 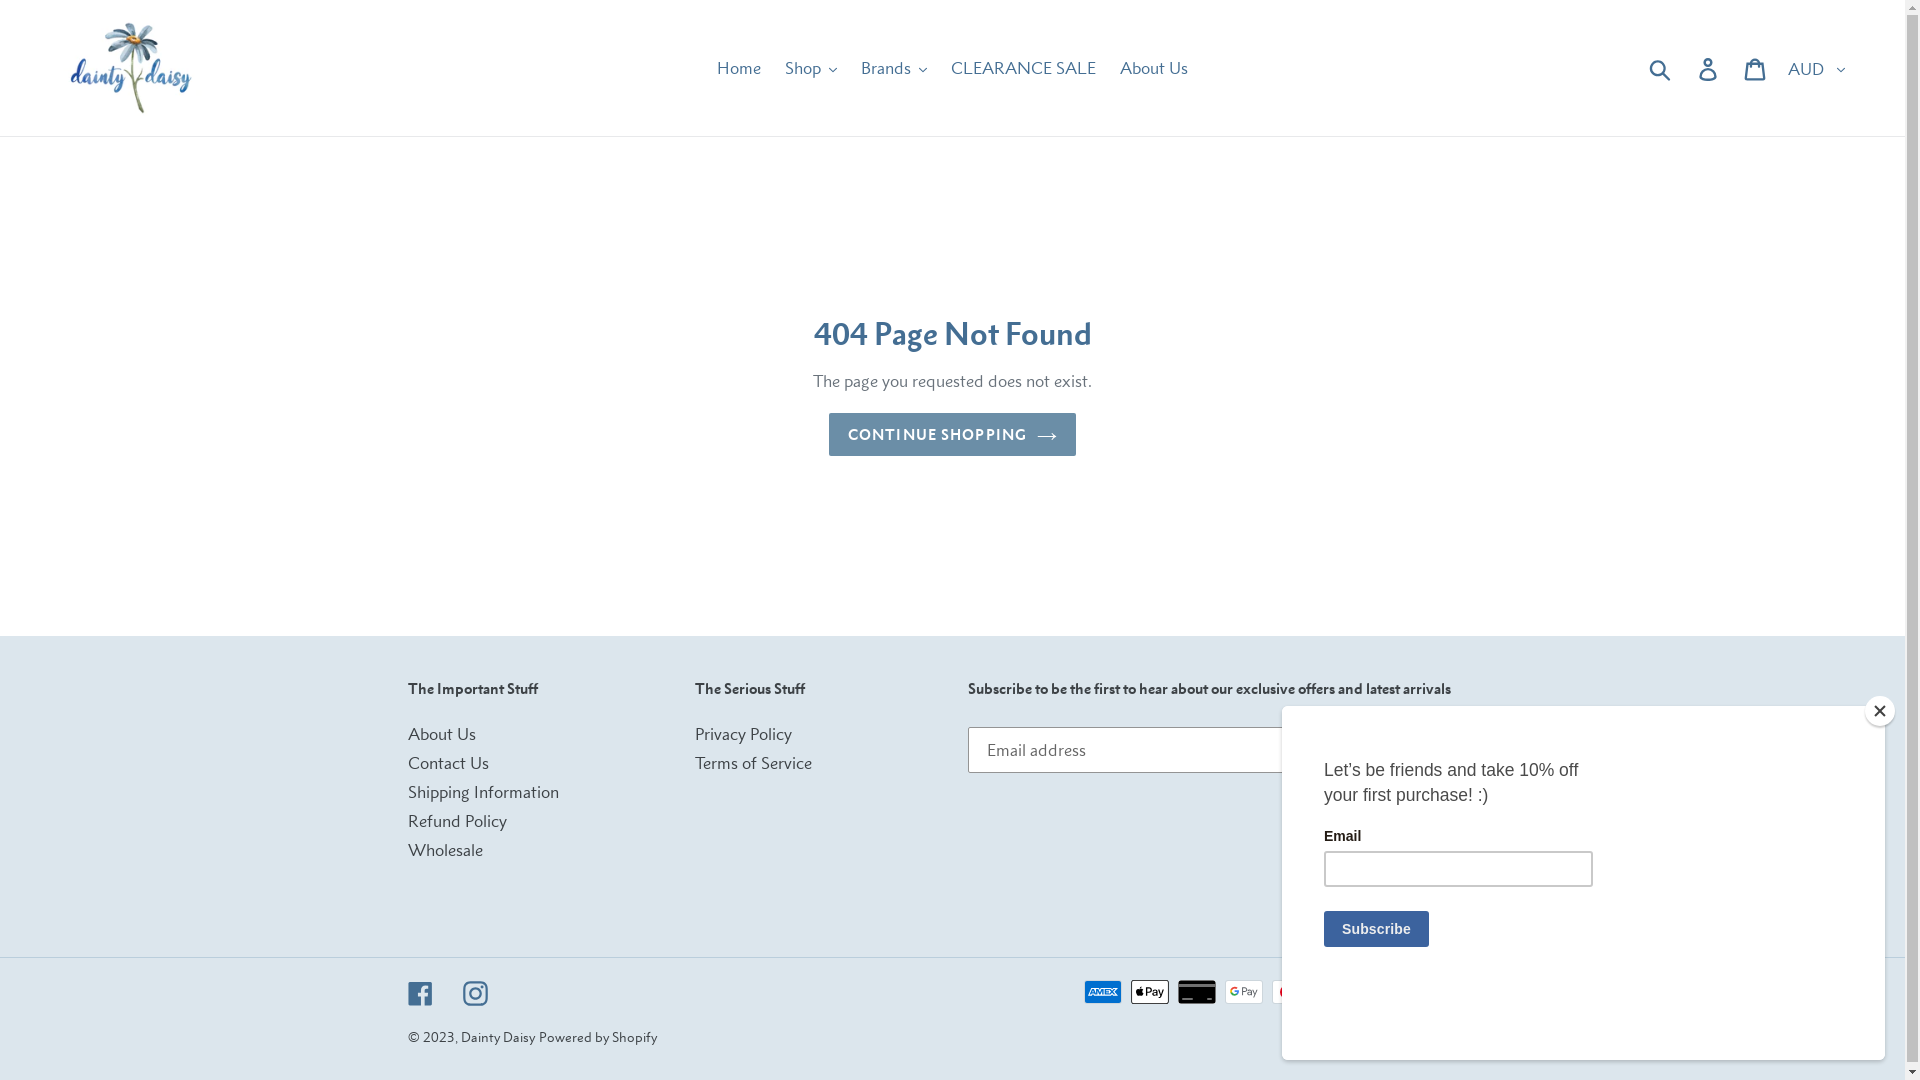 What do you see at coordinates (695, 733) in the screenshot?
I see `'Privacy Policy'` at bounding box center [695, 733].